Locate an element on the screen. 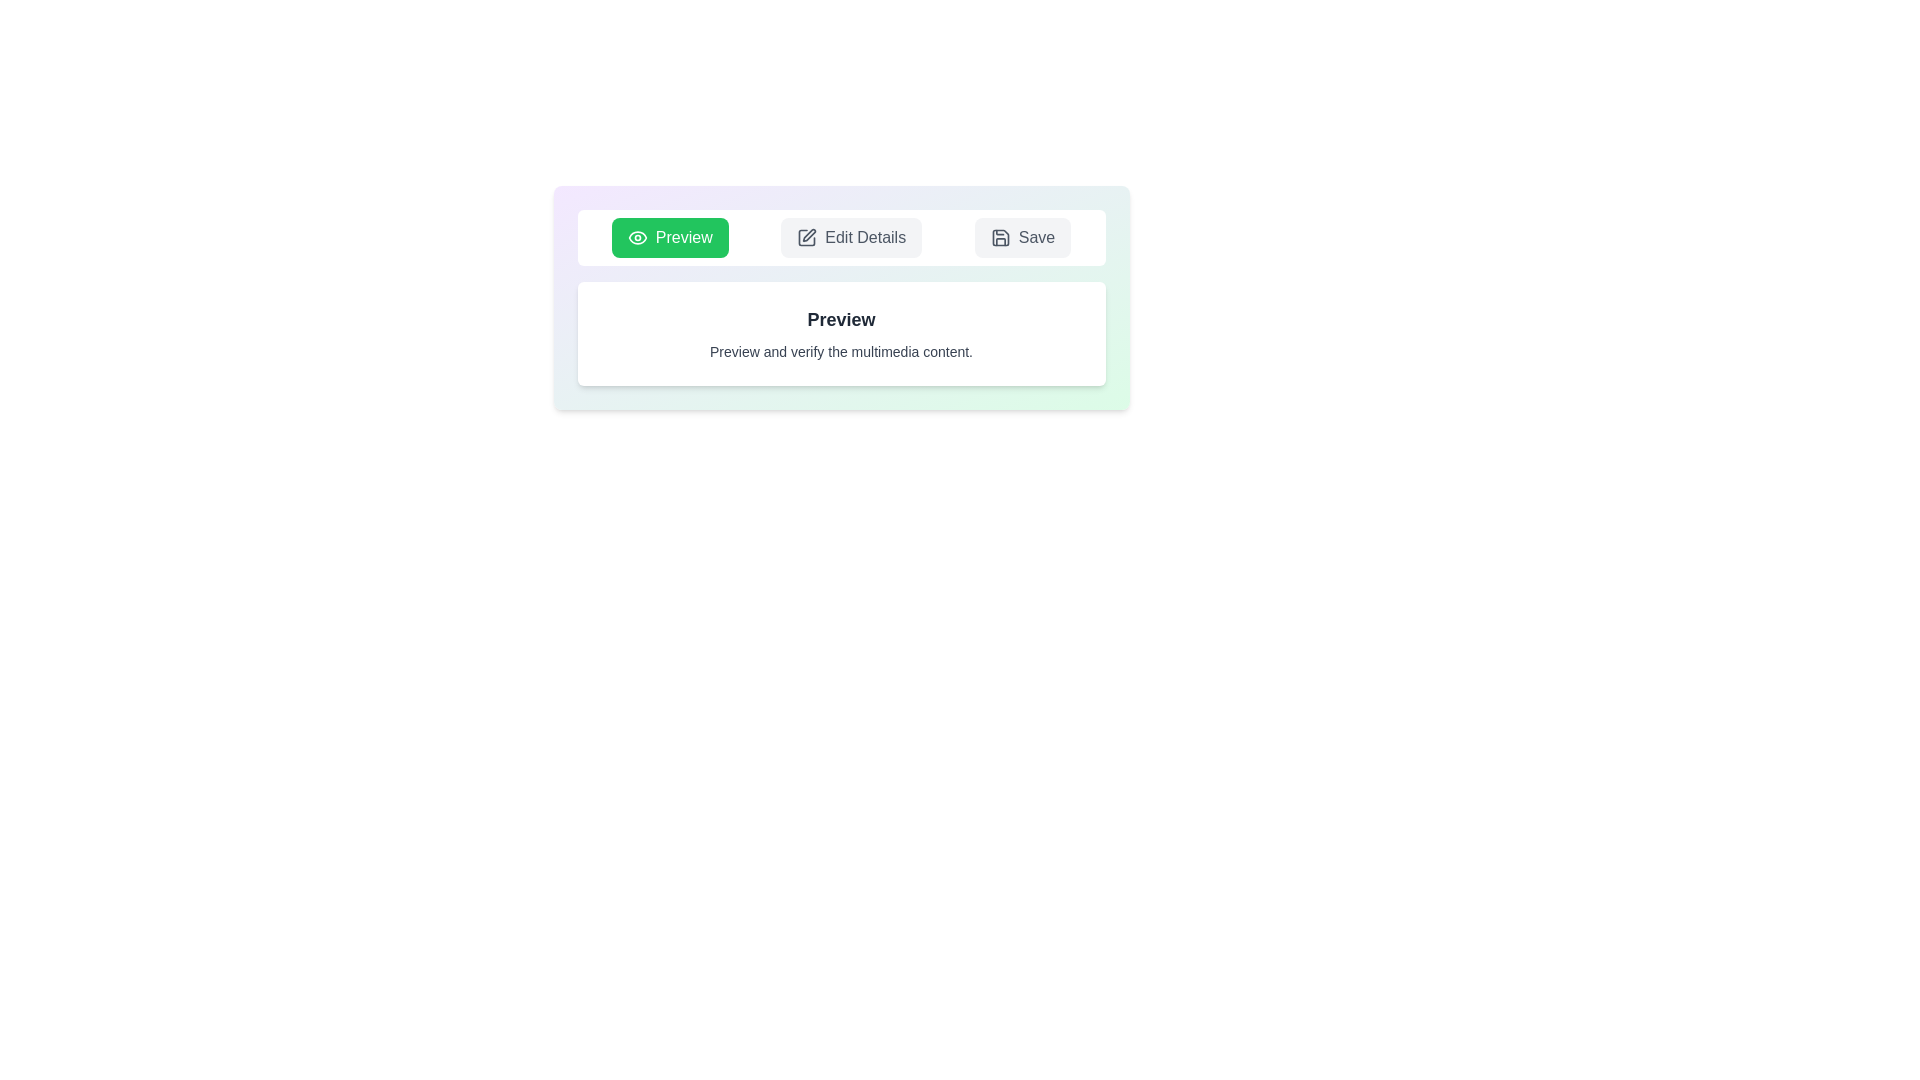 The height and width of the screenshot is (1080, 1920). the tab named Save to select its text is located at coordinates (1022, 237).